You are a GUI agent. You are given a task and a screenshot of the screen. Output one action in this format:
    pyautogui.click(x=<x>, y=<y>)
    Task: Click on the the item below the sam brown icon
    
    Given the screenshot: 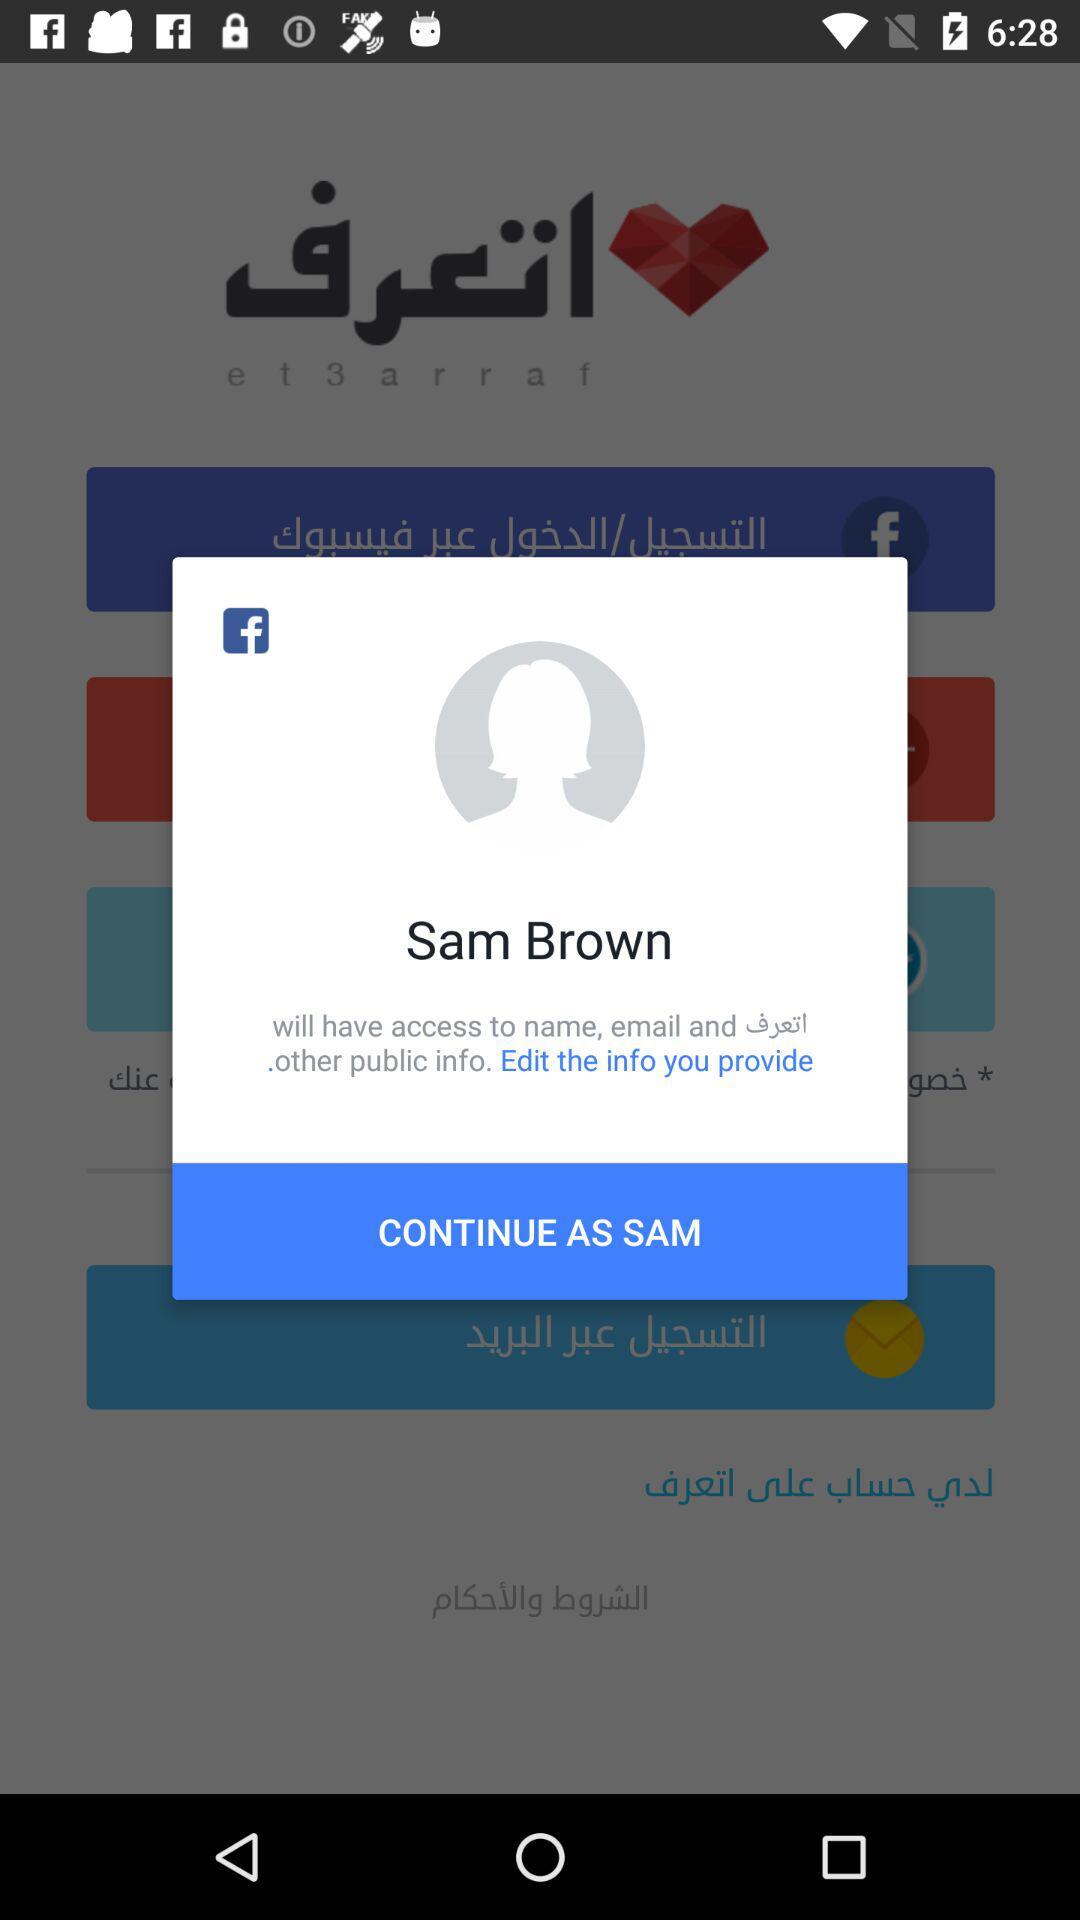 What is the action you would take?
    pyautogui.click(x=540, y=1041)
    